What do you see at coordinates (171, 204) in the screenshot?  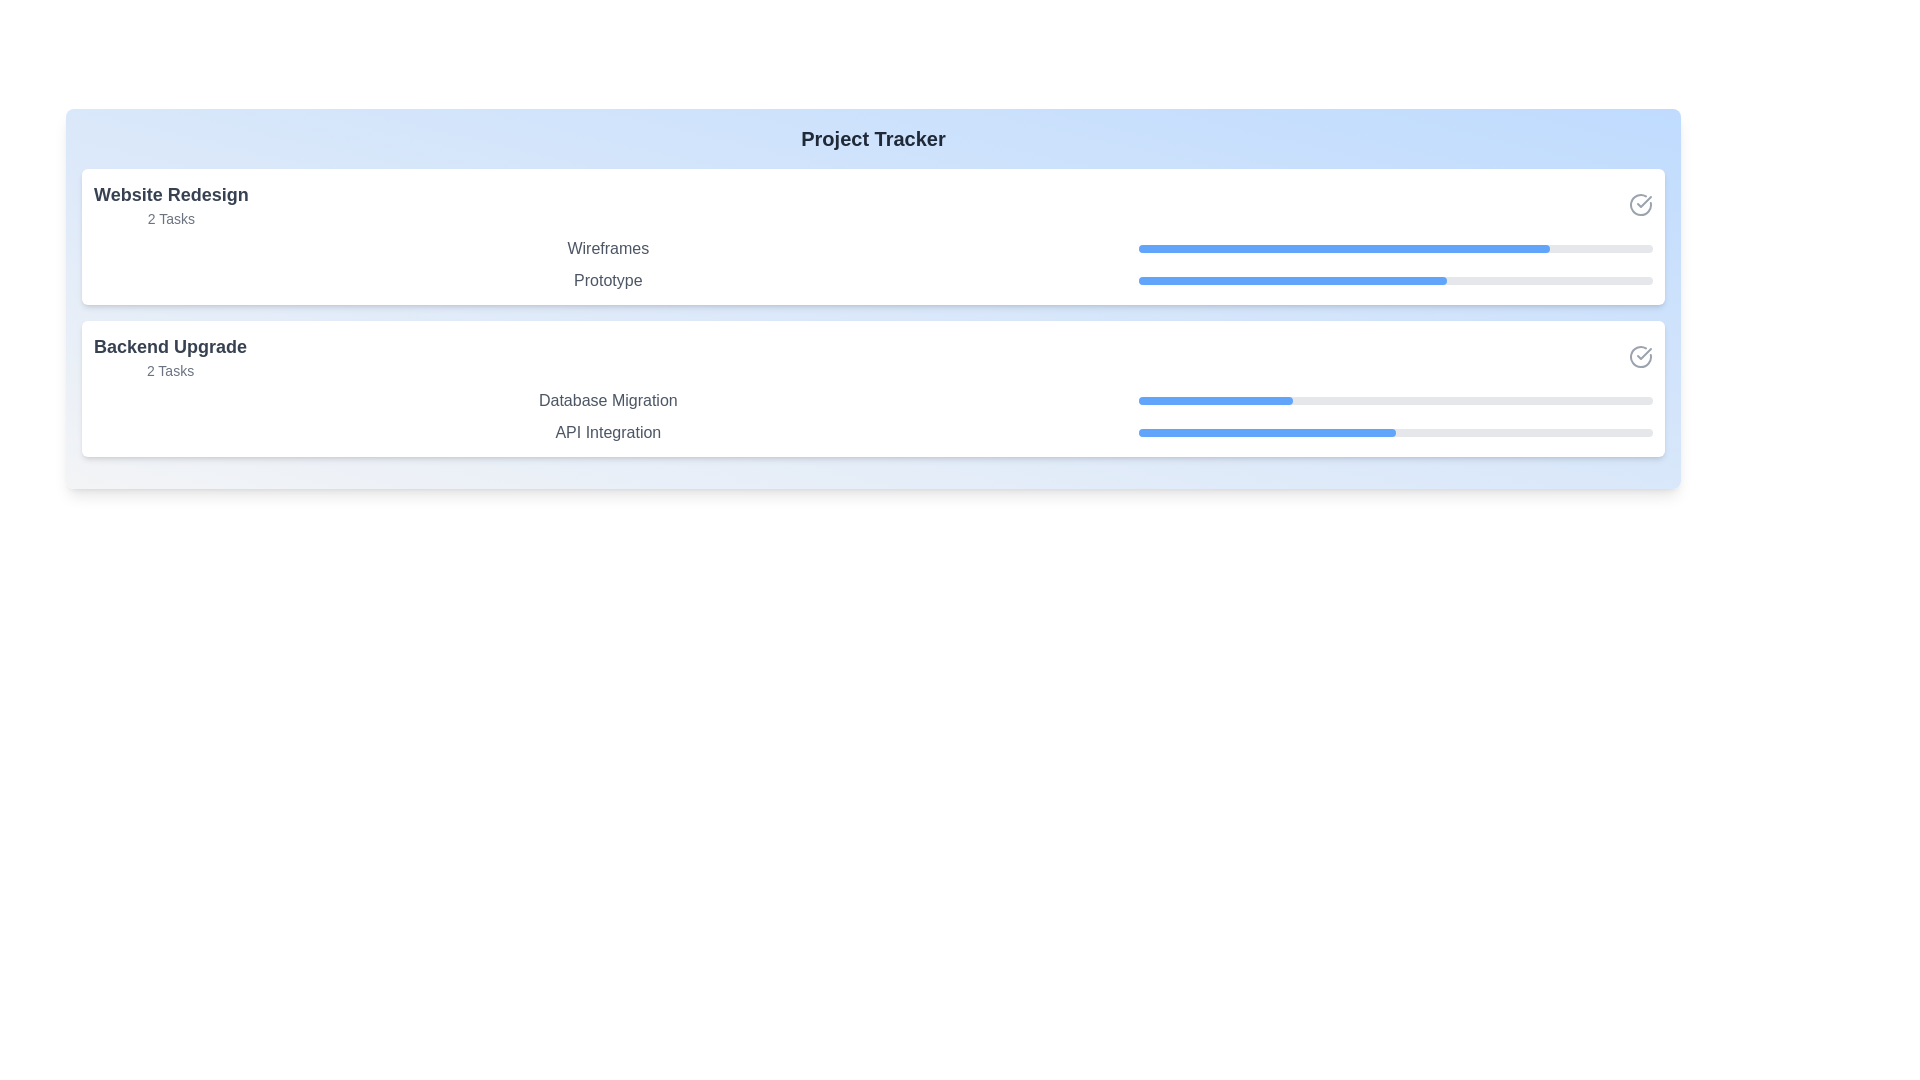 I see `the Text Label displaying information about the project 'Website Redesign' located in the top-left corner of the first card in the vertically stacked list of cards` at bounding box center [171, 204].